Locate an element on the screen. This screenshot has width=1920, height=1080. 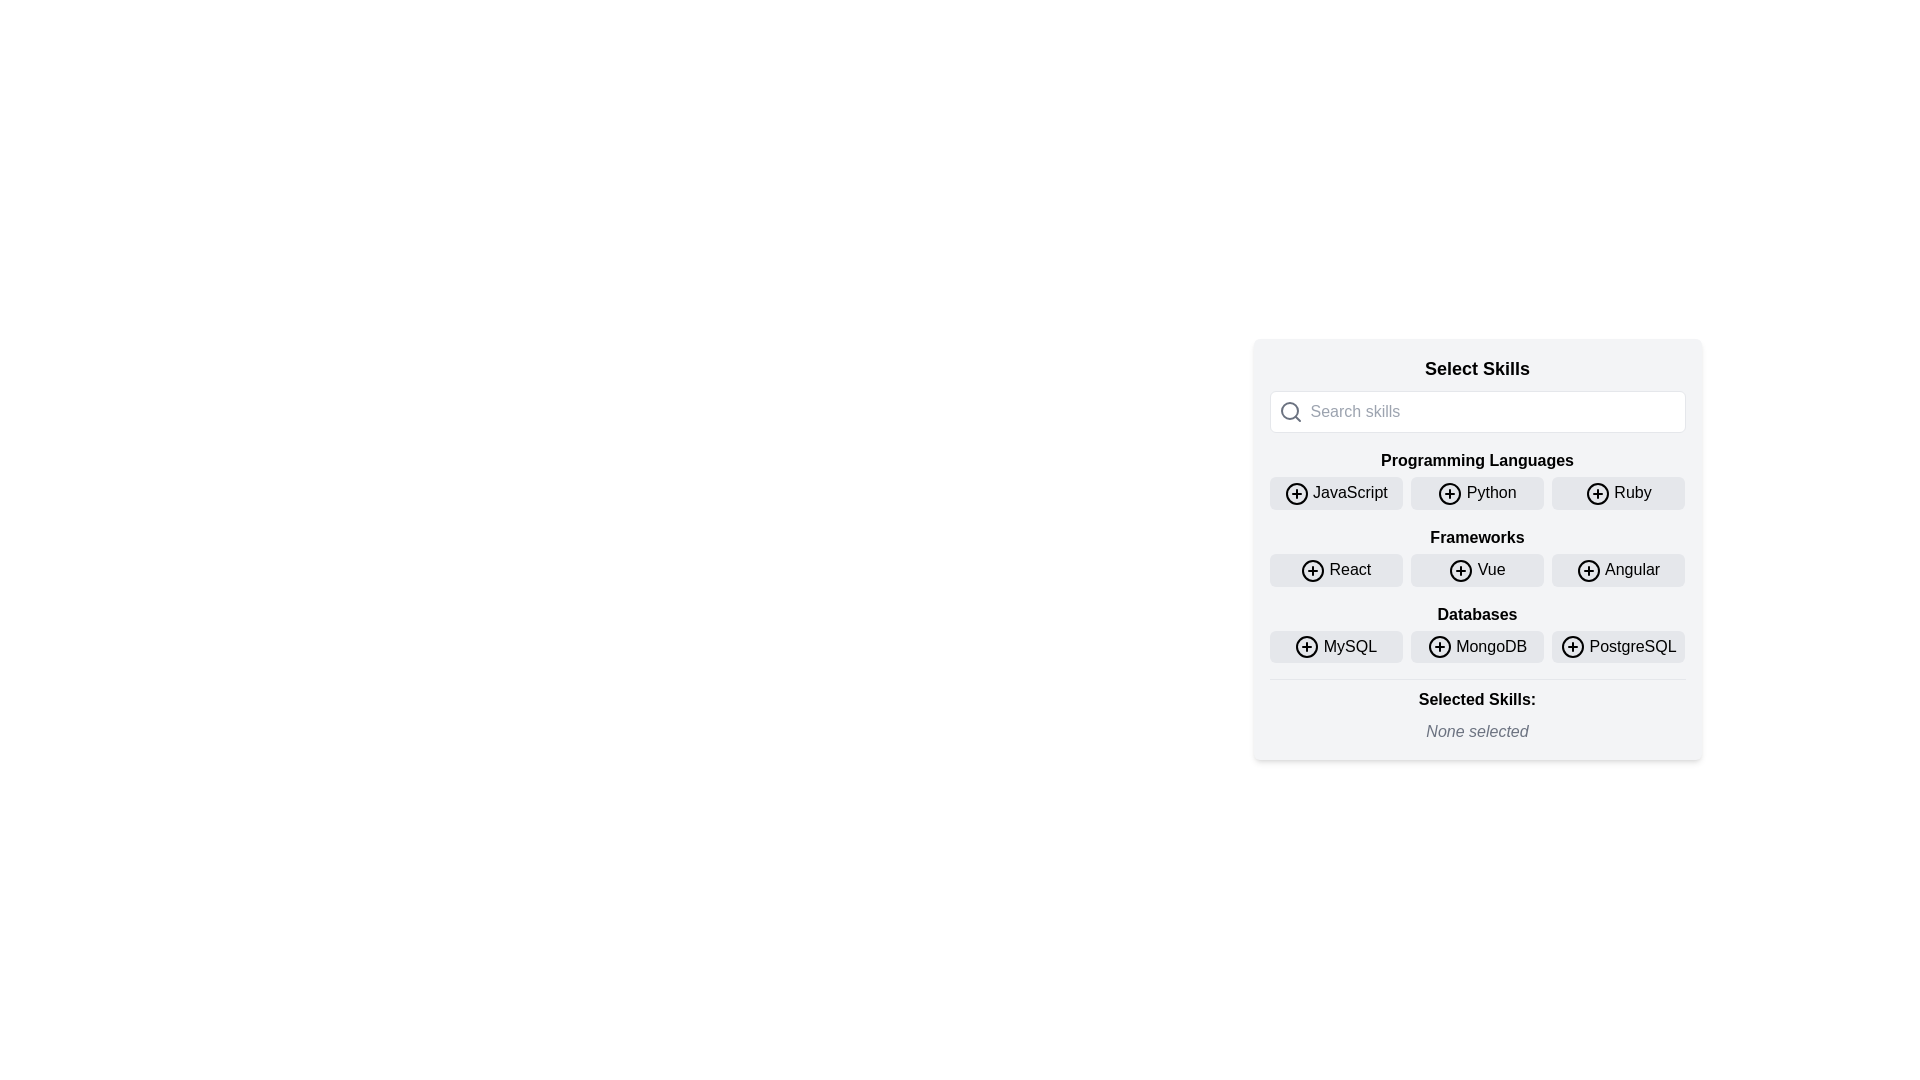
the central circle component of the search icon, which indicates the search functionality is located at coordinates (1289, 410).